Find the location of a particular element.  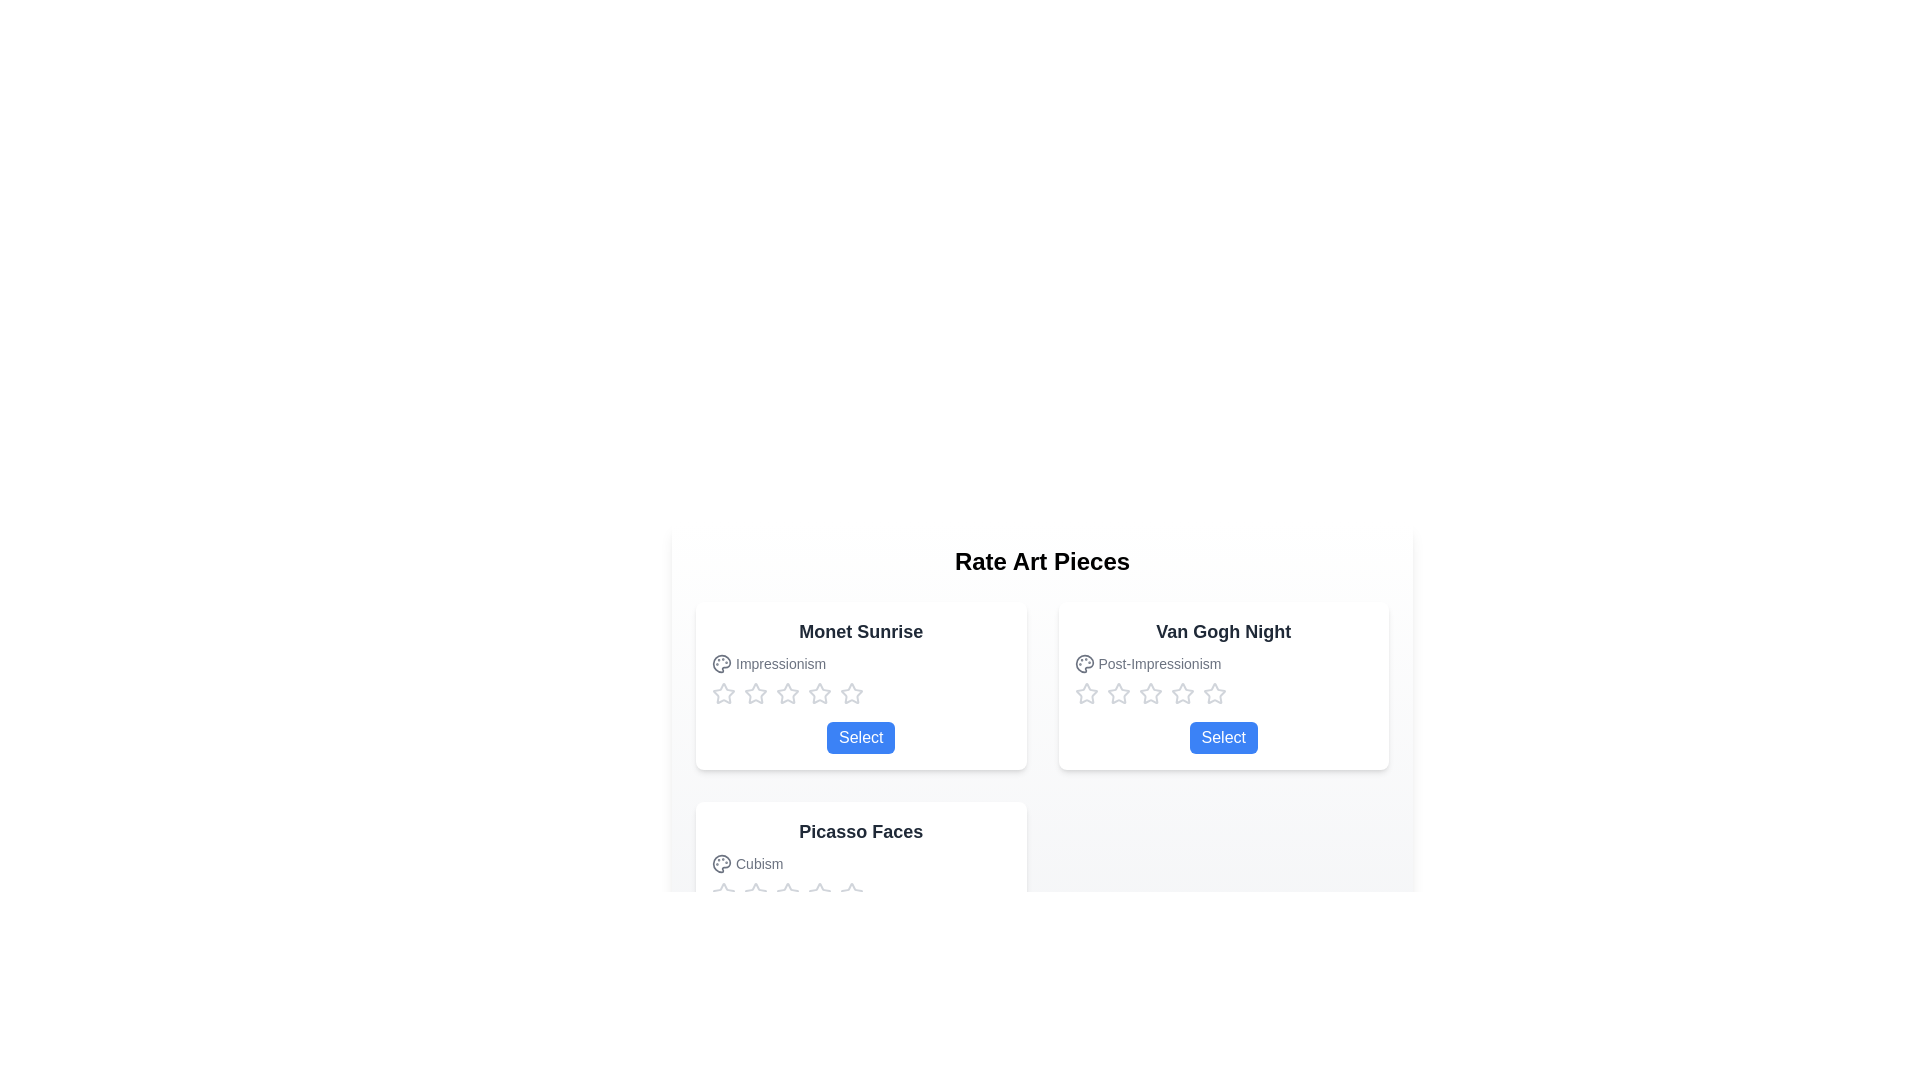

the fourth star in the 'Van Gogh Night' rating system is located at coordinates (1213, 693).